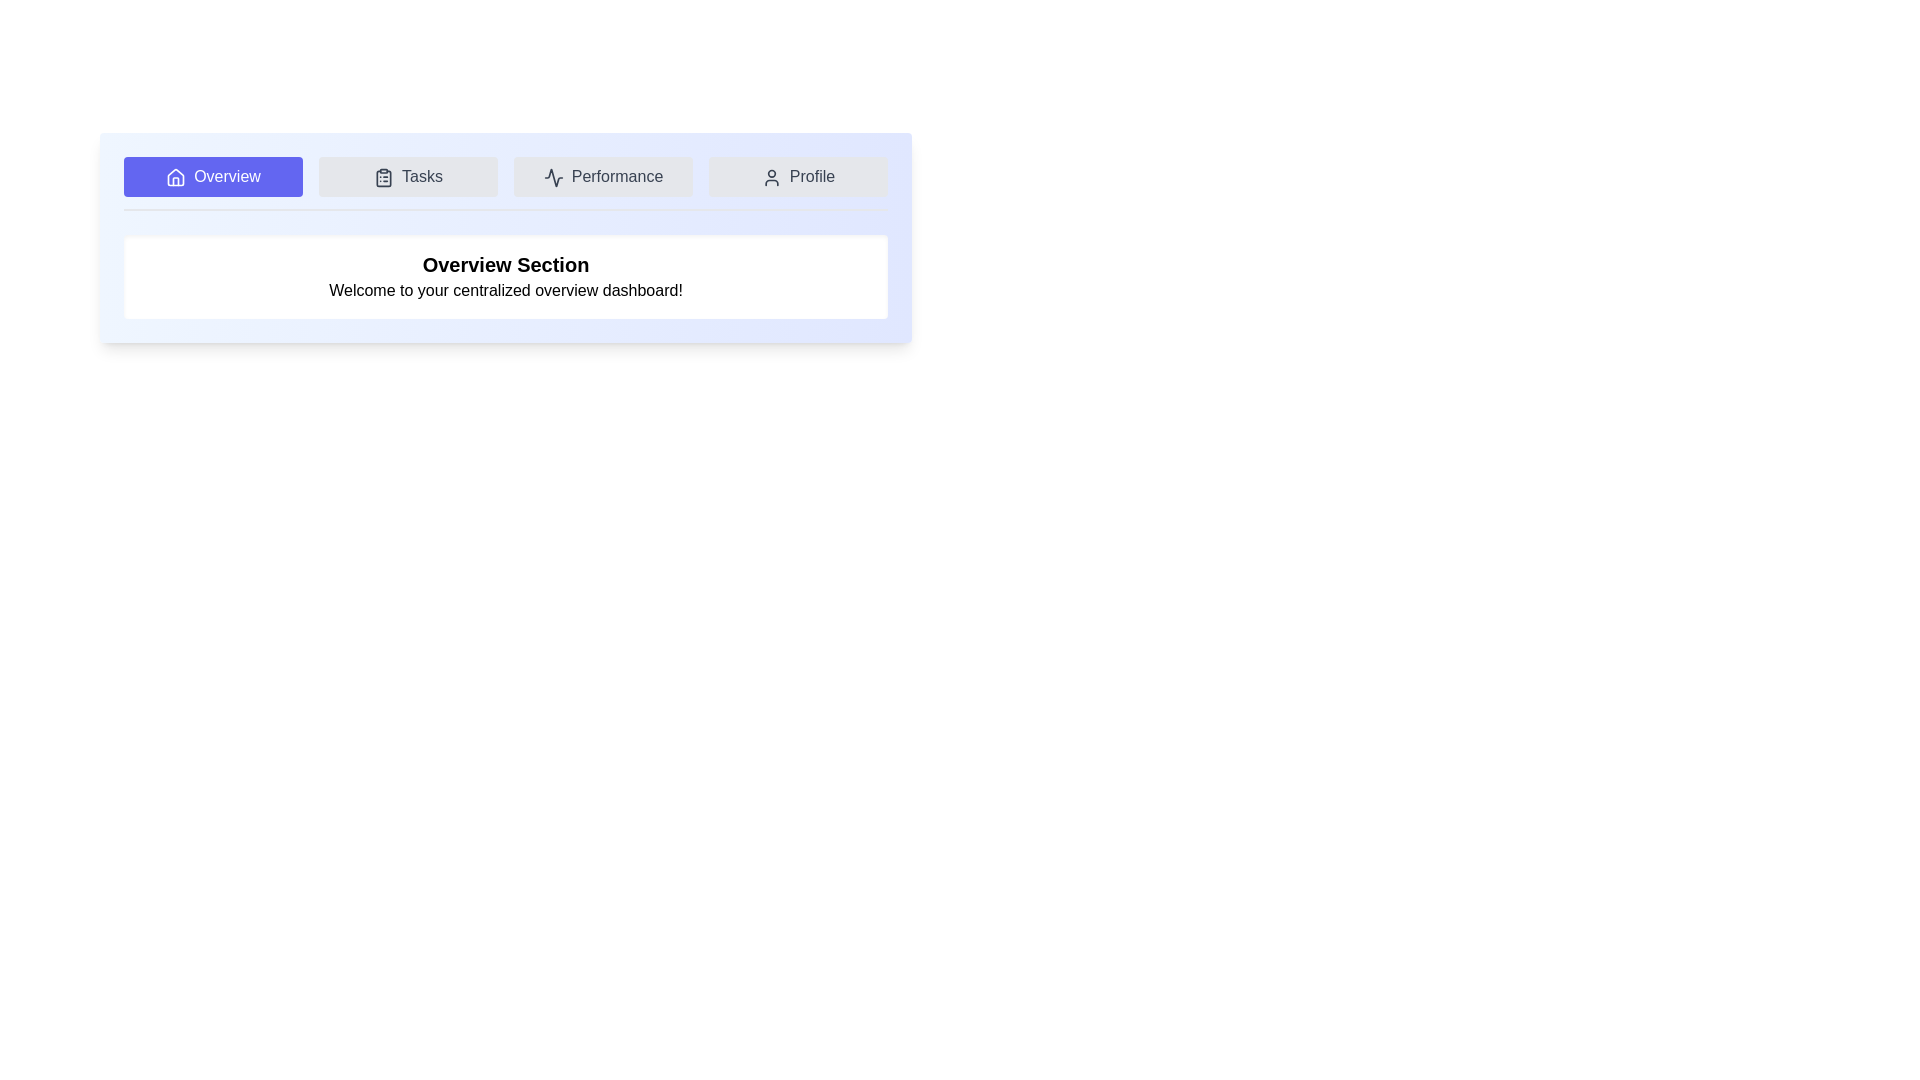 The width and height of the screenshot is (1920, 1080). I want to click on the 'Tasks' button in the top menu bar, which contains the task icon to its left, so click(384, 176).